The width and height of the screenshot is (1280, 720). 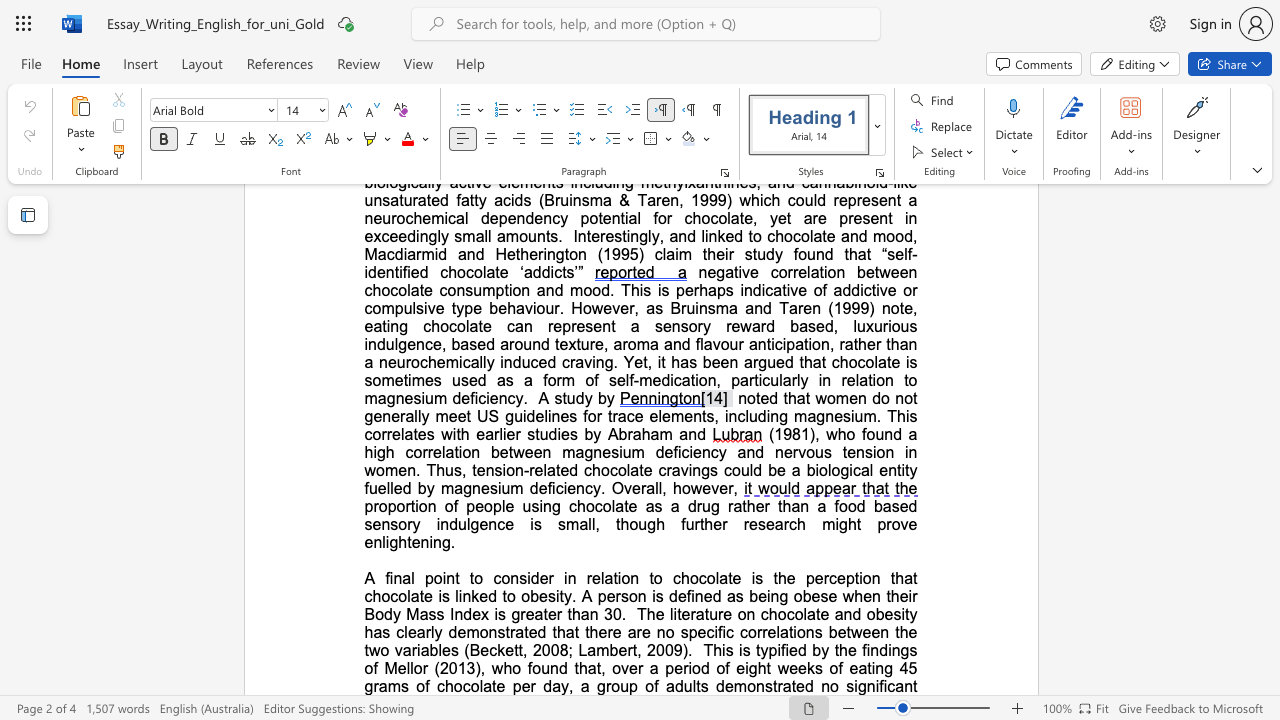 What do you see at coordinates (755, 685) in the screenshot?
I see `the subset text "nstrate" within the text "demonstrated"` at bounding box center [755, 685].